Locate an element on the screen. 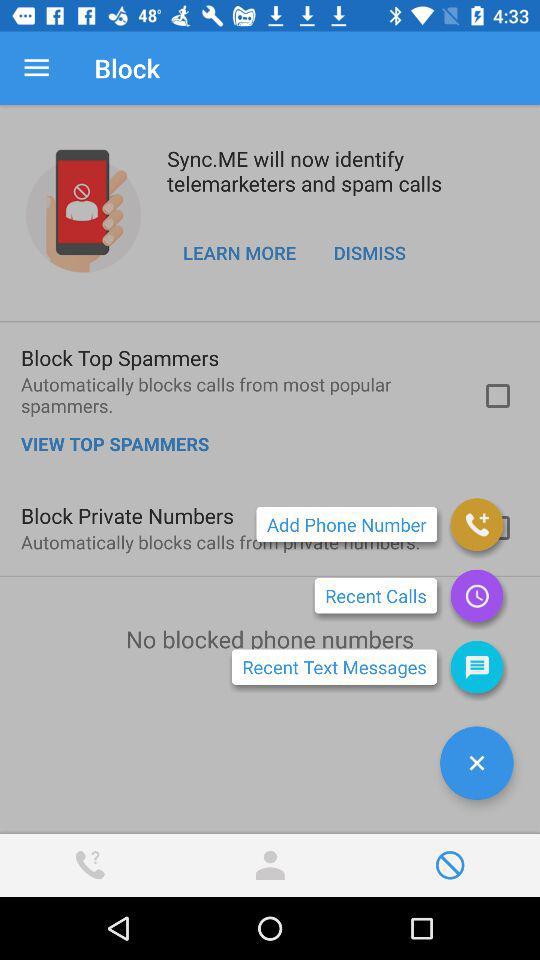 The height and width of the screenshot is (960, 540). the time icon is located at coordinates (475, 595).